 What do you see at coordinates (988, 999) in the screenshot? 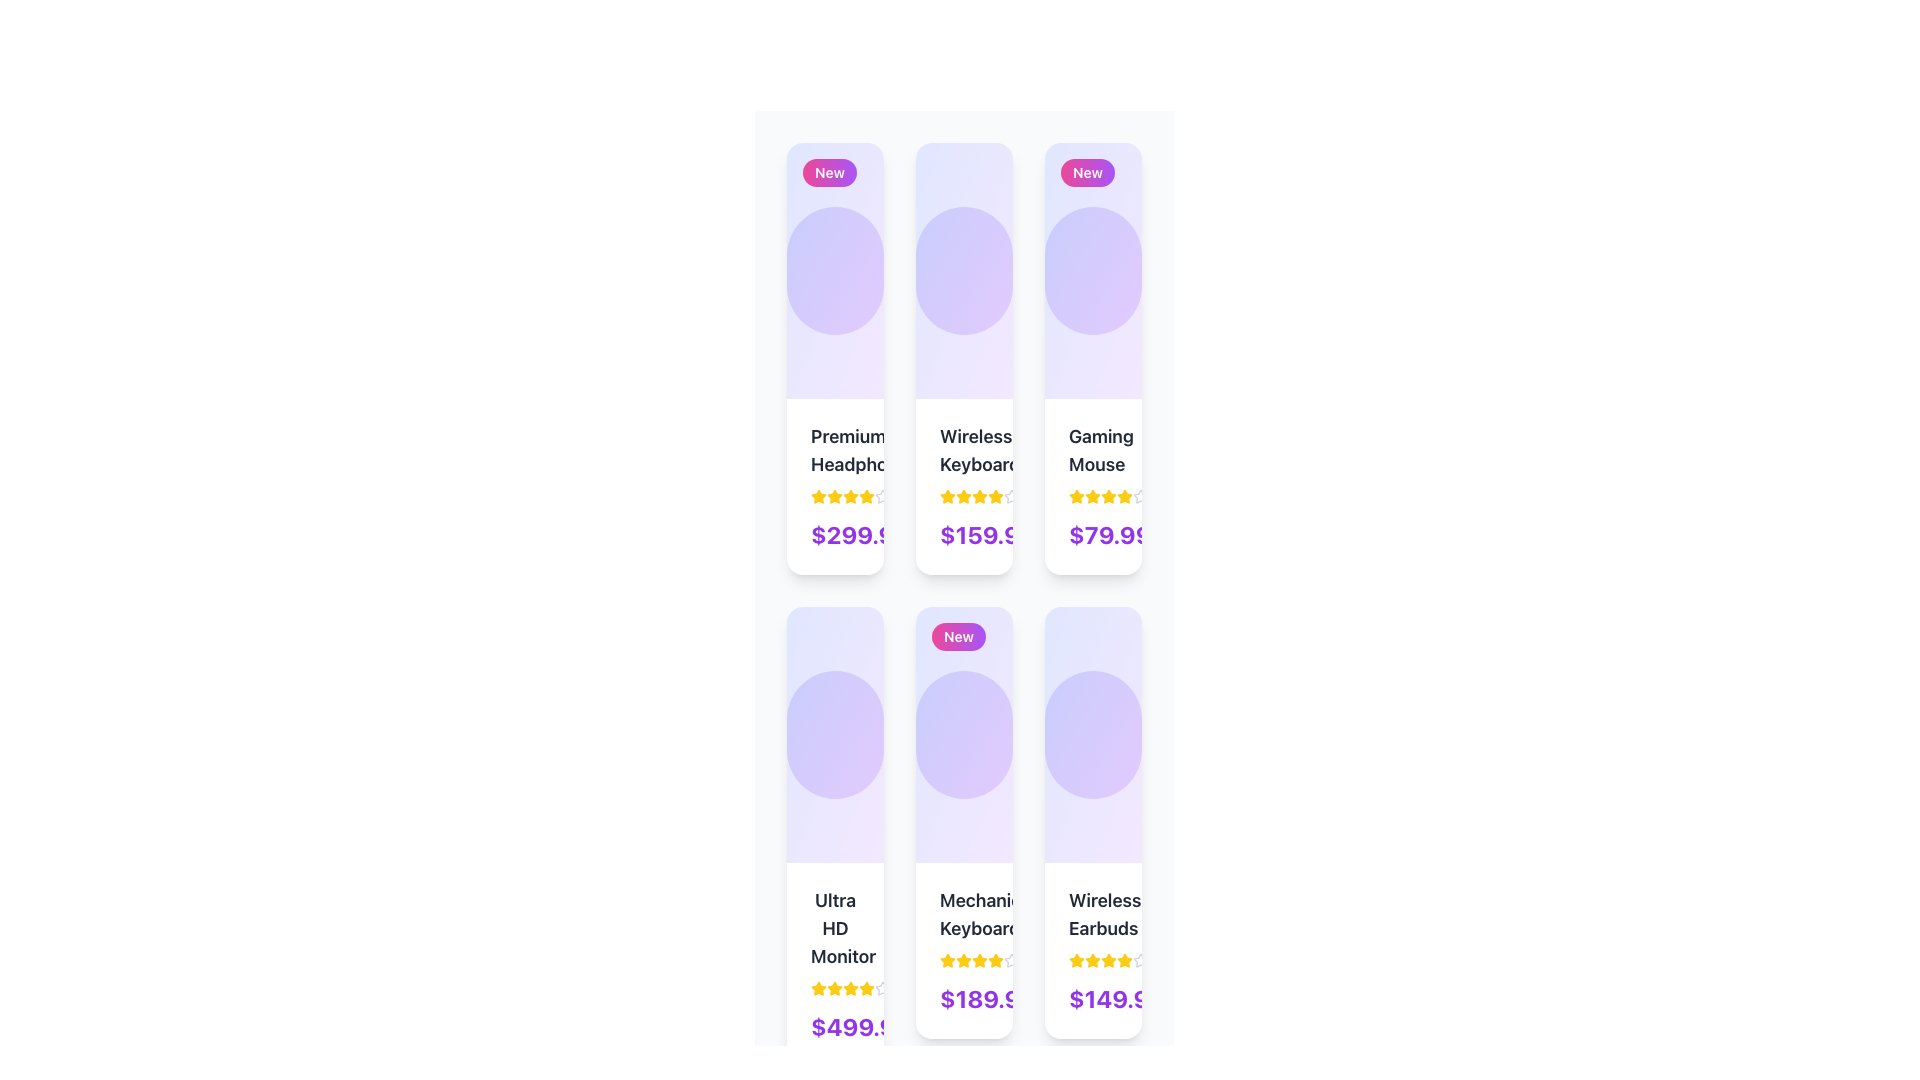
I see `the text label displaying '$189.99' in bold purple font at the bottom of the Mechanical Keyboard card in the product grid layout` at bounding box center [988, 999].